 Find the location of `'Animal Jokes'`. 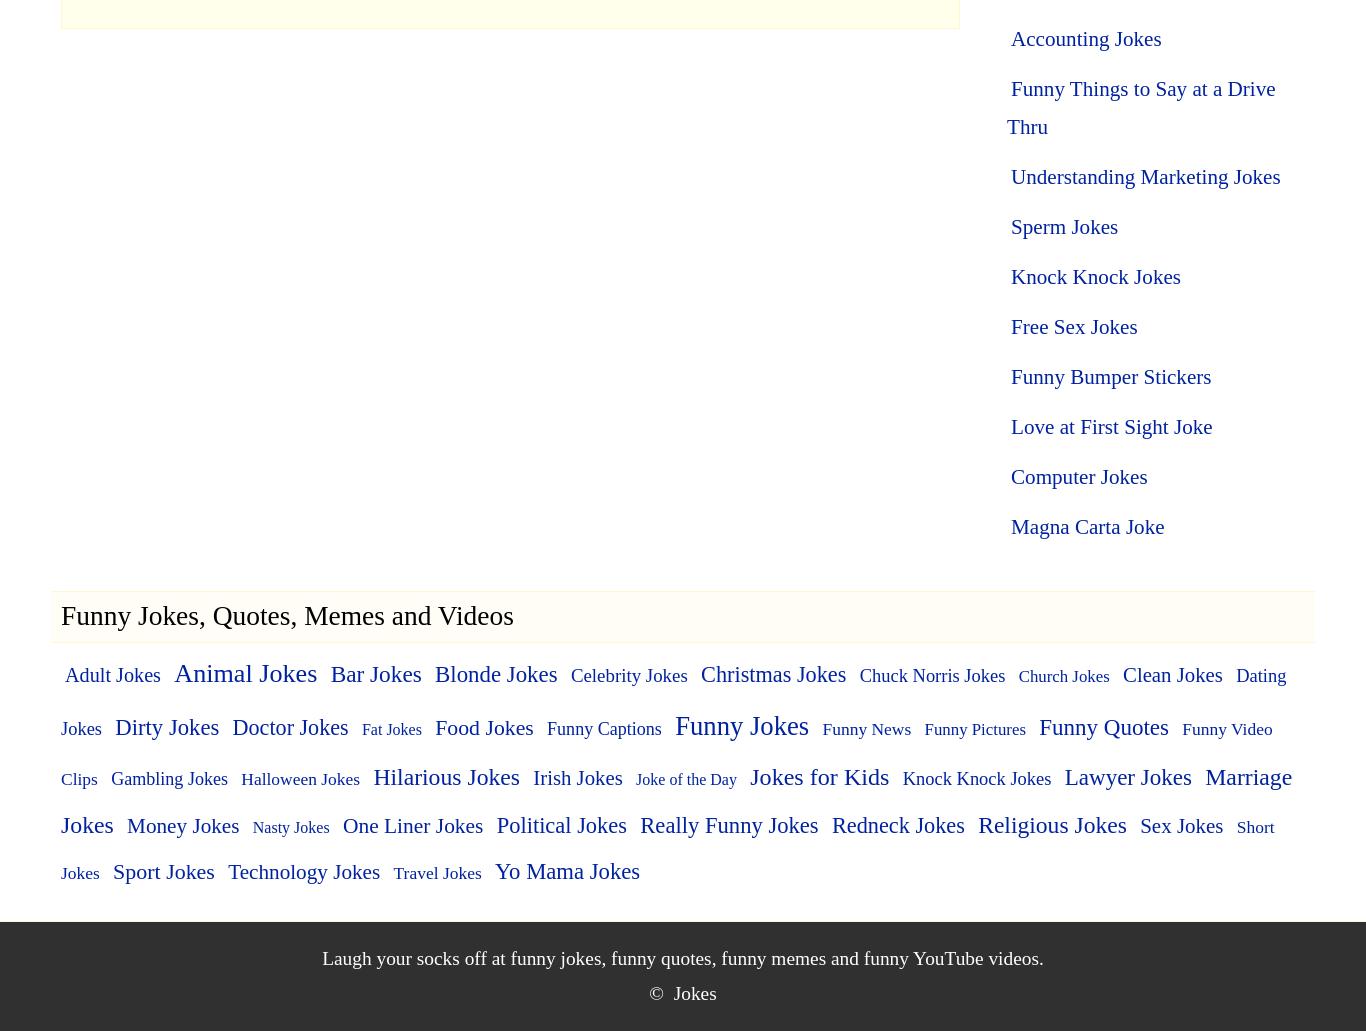

'Animal Jokes' is located at coordinates (245, 672).